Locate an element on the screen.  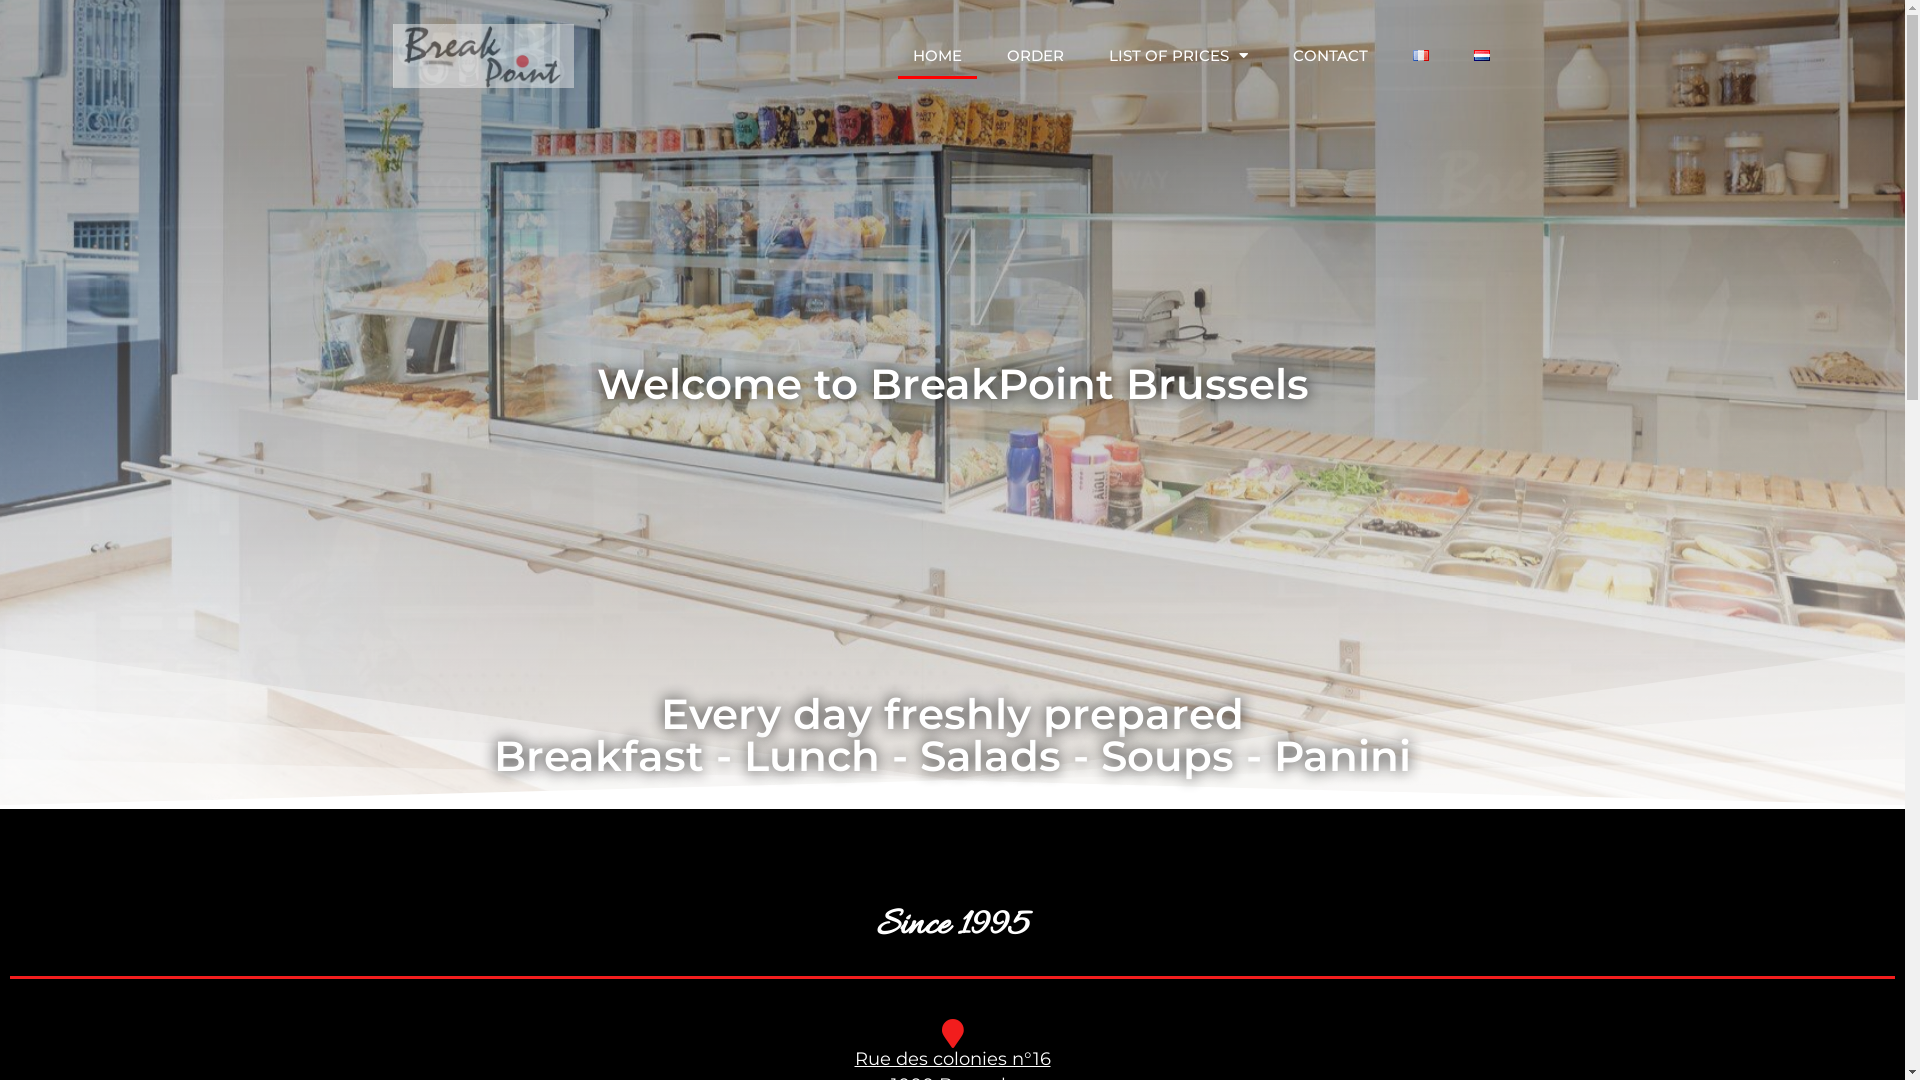
'CONTACT' is located at coordinates (1330, 55).